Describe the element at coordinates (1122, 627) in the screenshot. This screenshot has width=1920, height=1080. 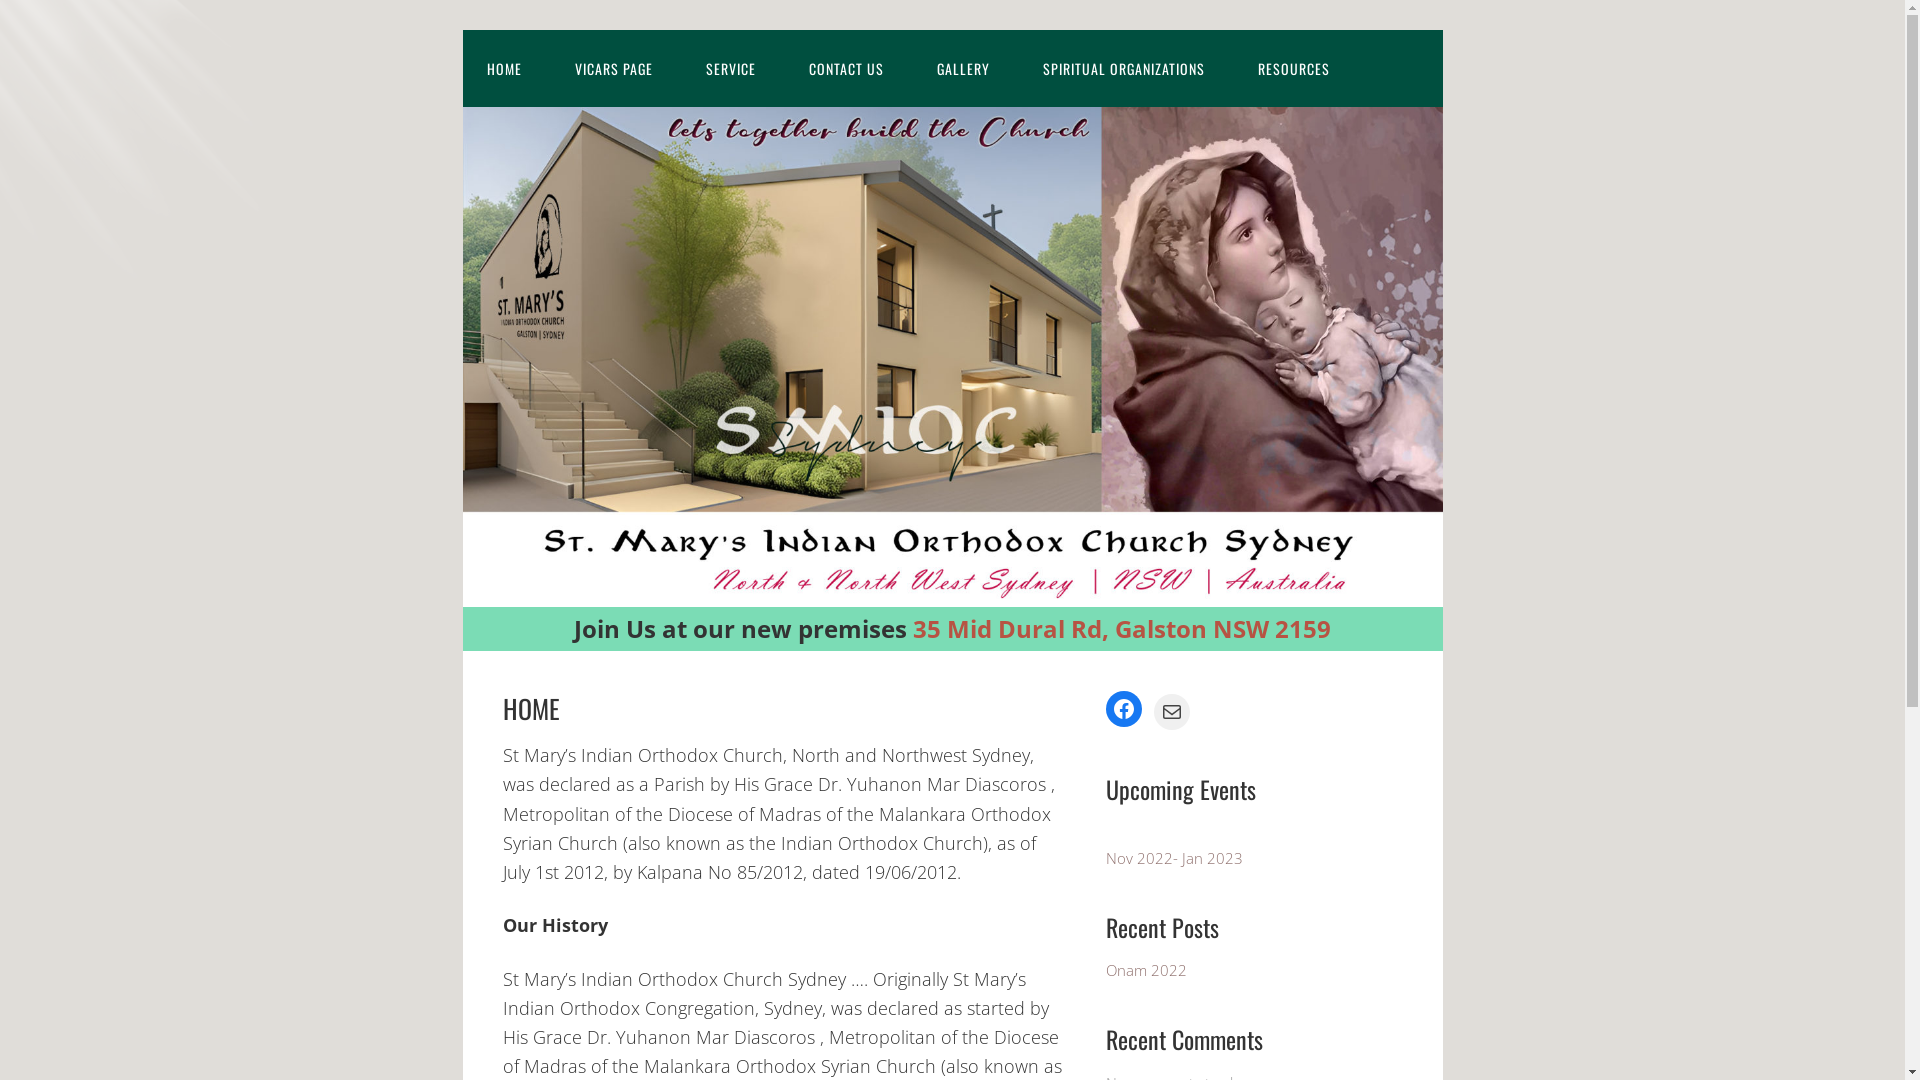
I see `'35 Mid Dural Rd, Galston NSW 2159'` at that location.